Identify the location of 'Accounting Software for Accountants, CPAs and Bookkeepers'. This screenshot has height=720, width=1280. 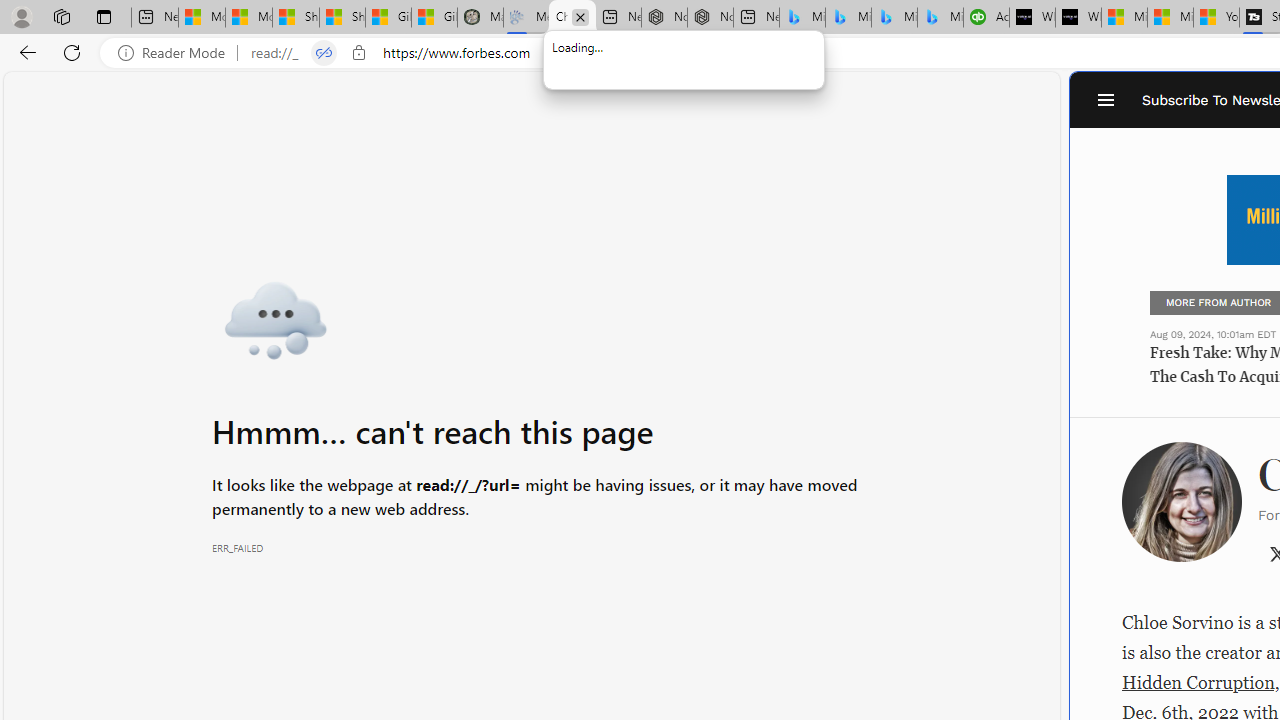
(986, 17).